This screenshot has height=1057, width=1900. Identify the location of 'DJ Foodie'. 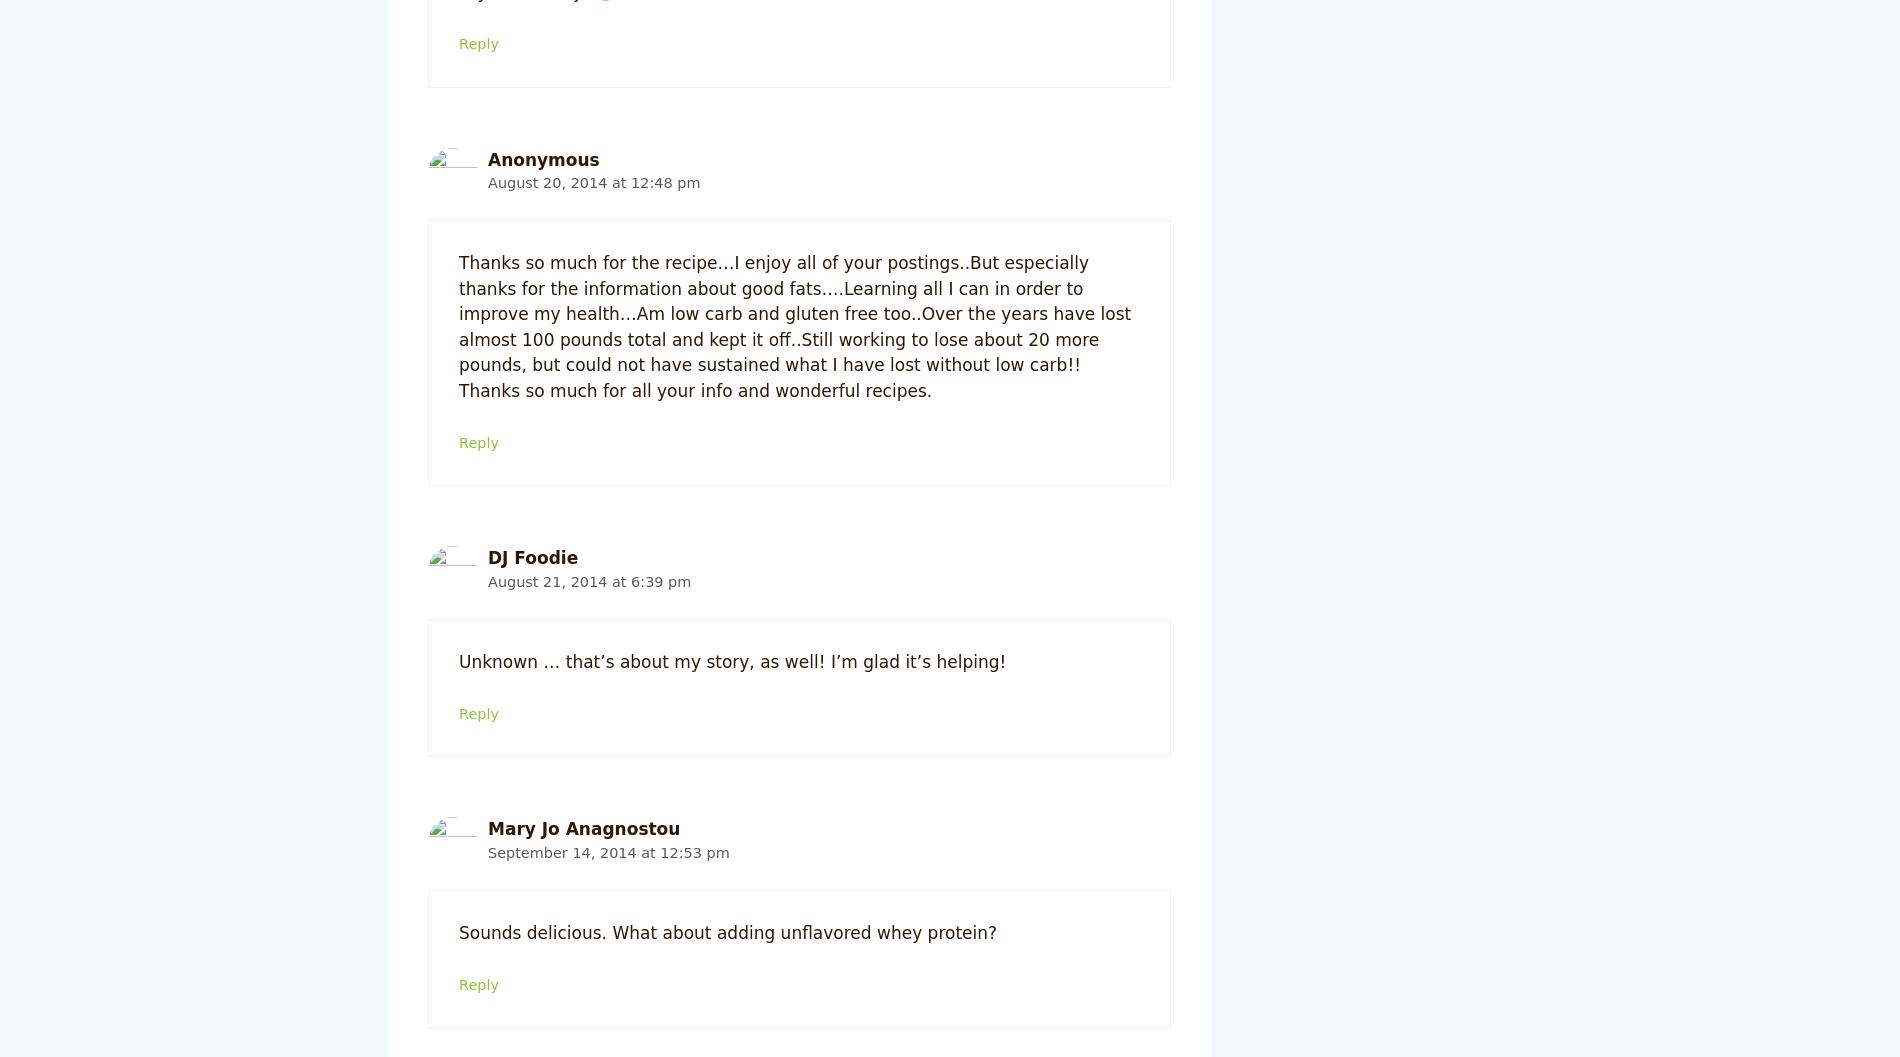
(532, 556).